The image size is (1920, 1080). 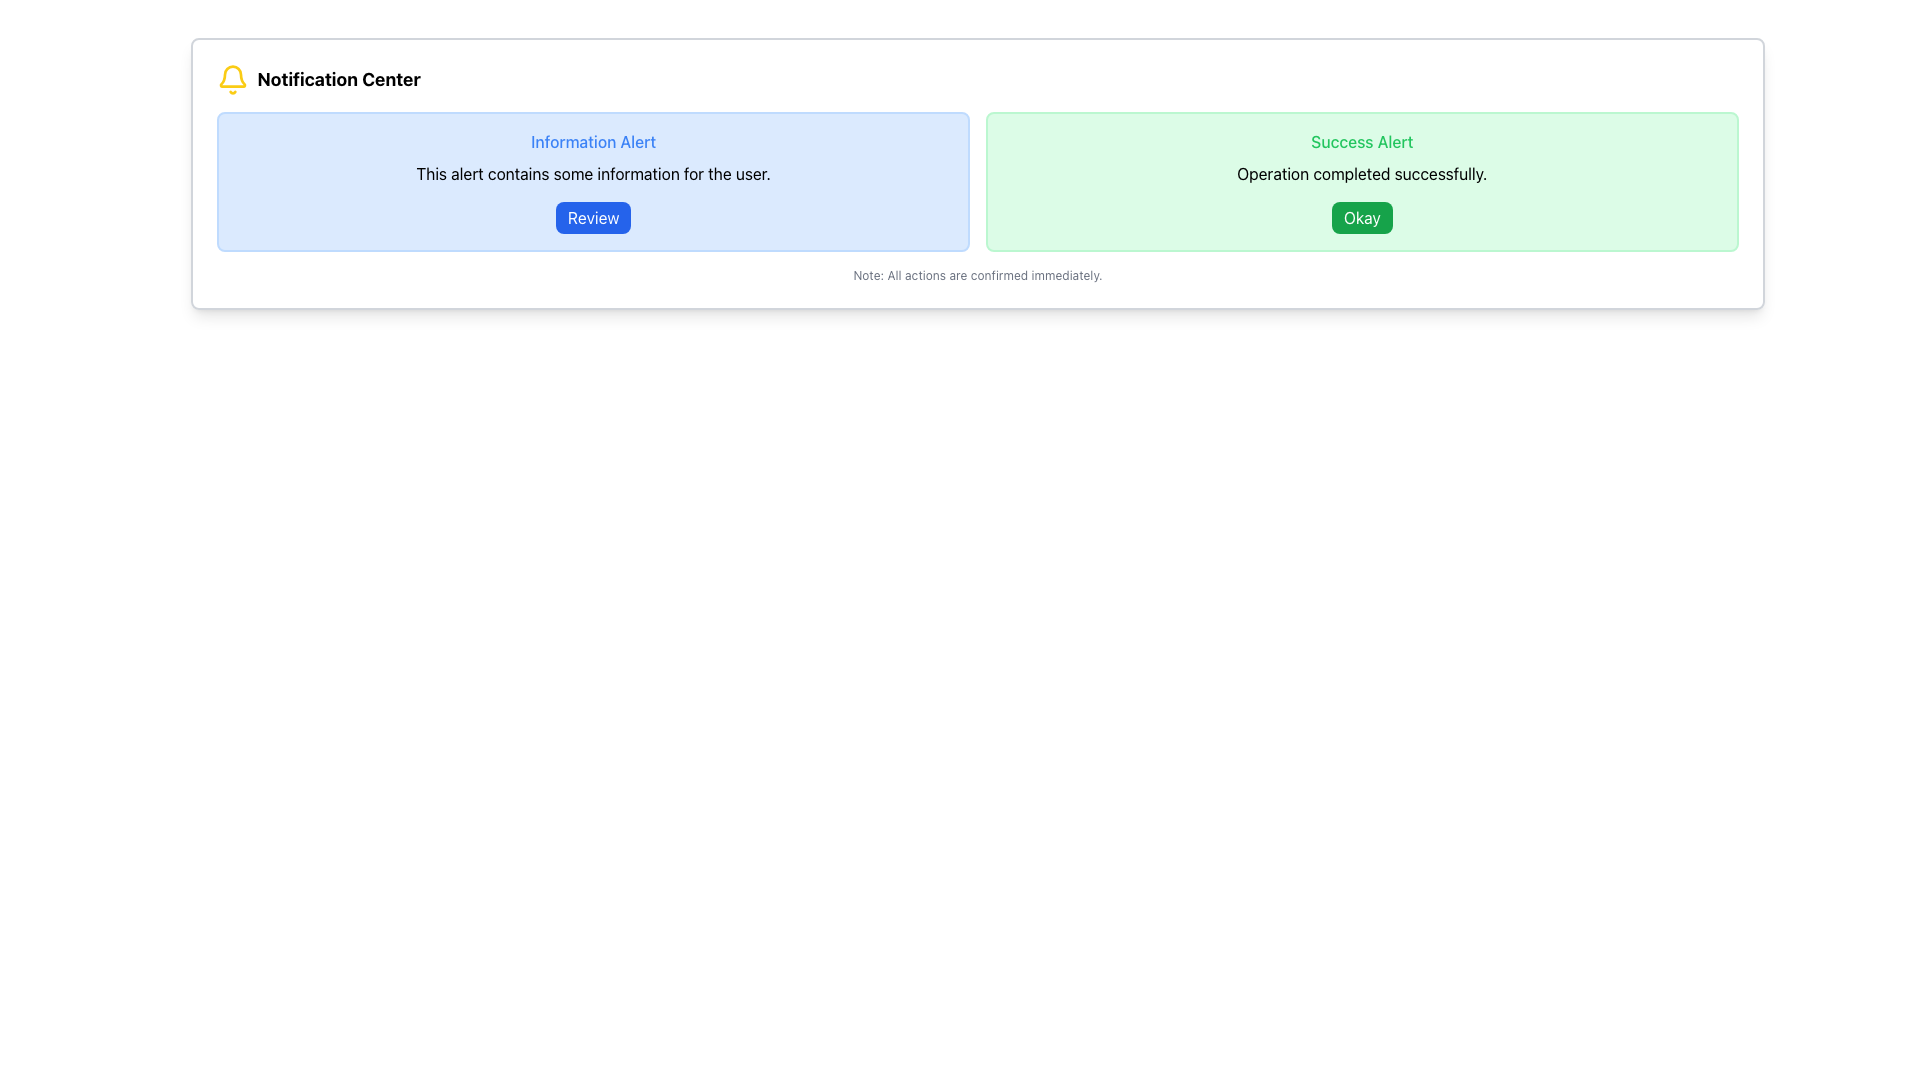 I want to click on the text label that serves as a title or header for the alert, indicating the type of alert displayed in the panel, which is located above the text 'Operation completed successfully.' and the 'Okay' button, so click(x=1361, y=141).